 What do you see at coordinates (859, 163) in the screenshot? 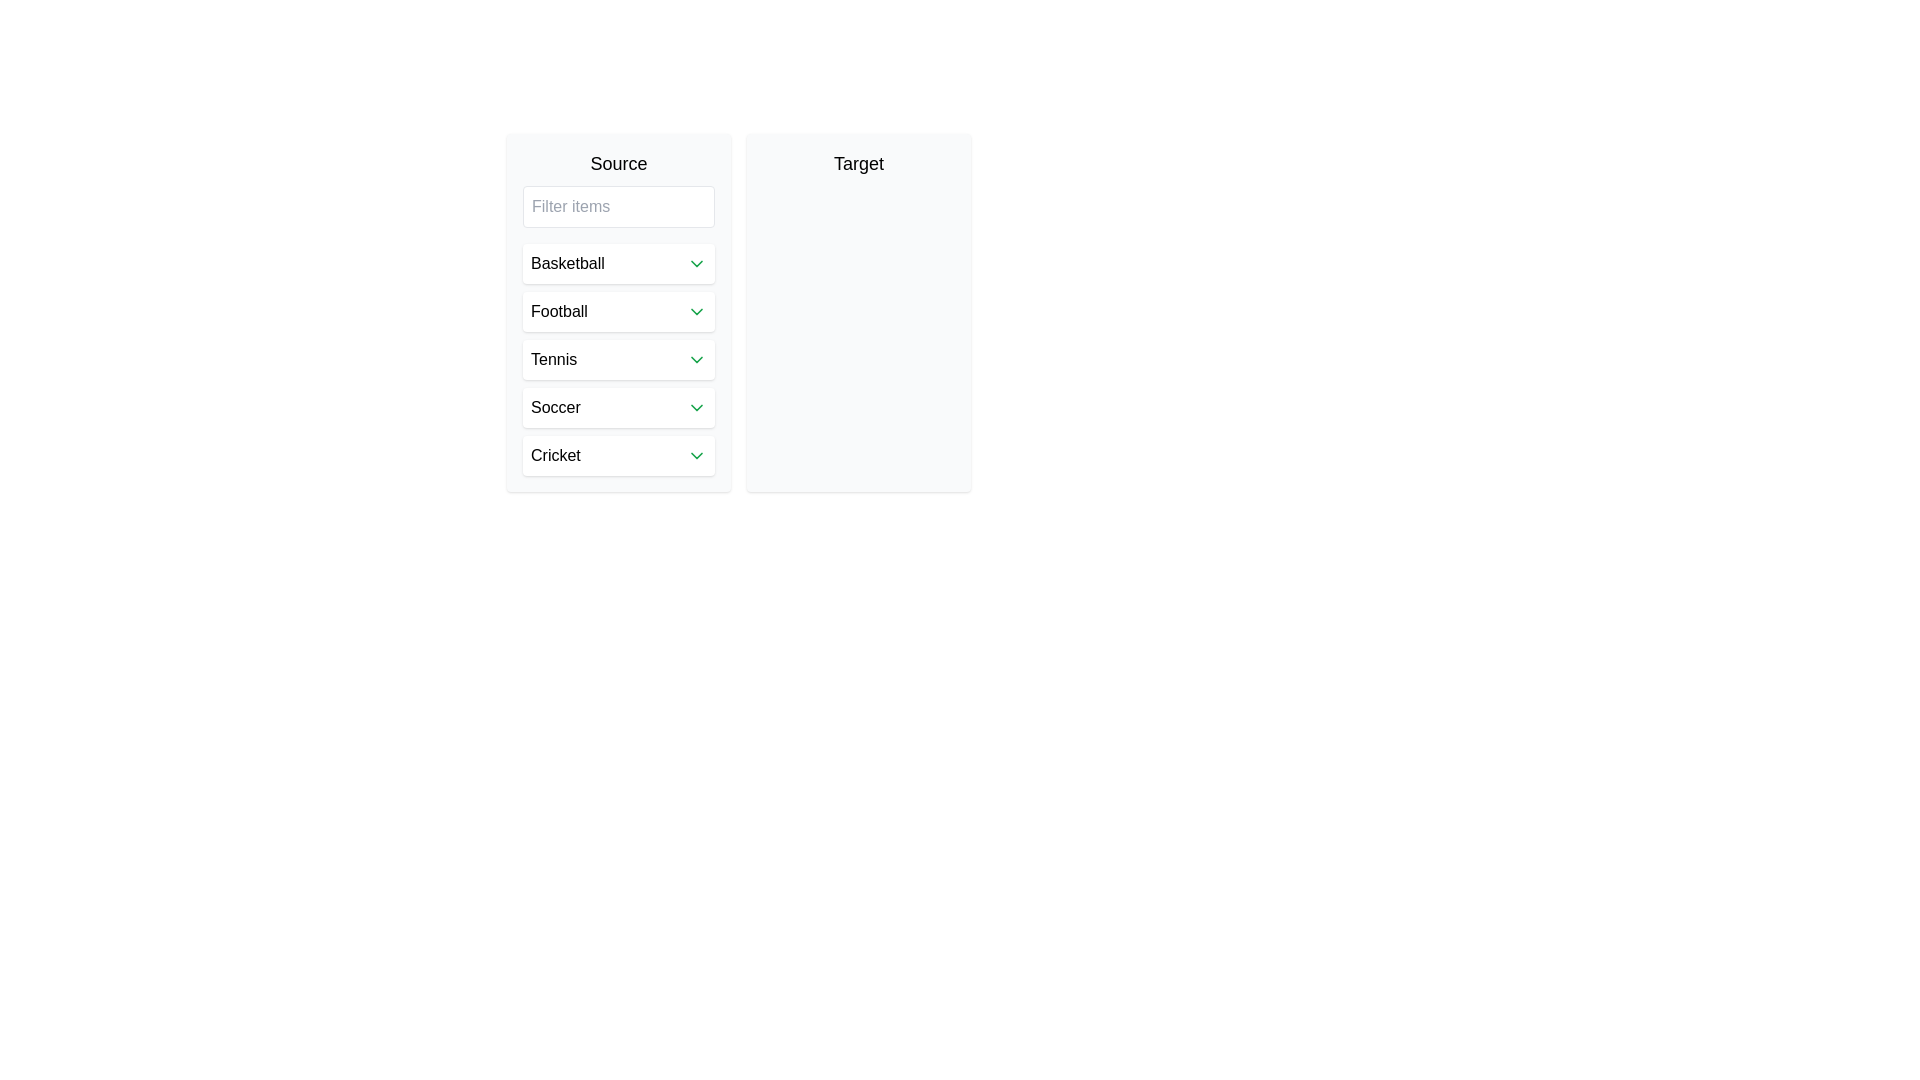
I see `the 'Target' label, which displays the word 'Target' in medium bold font, located in the second column adjacent to 'Source'` at bounding box center [859, 163].